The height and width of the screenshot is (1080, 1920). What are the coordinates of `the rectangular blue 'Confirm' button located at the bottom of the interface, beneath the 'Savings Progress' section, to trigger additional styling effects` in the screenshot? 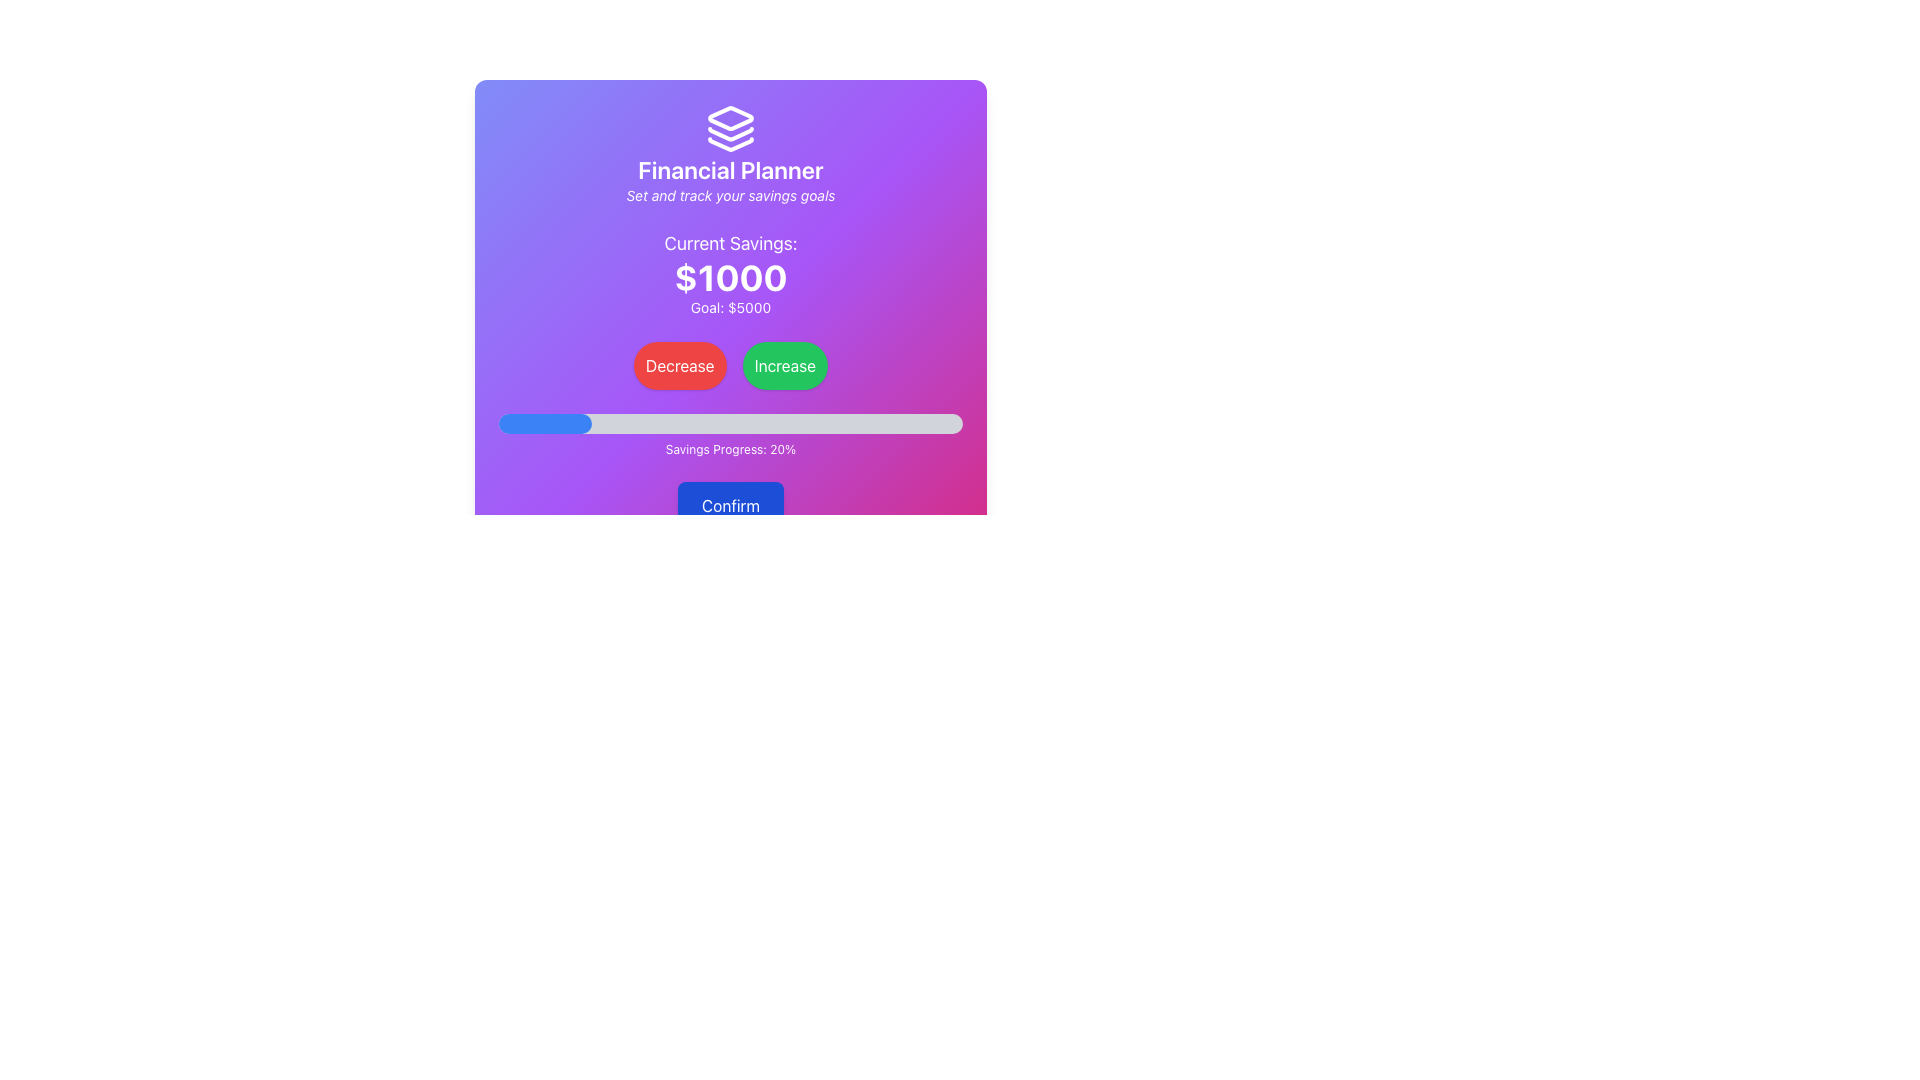 It's located at (729, 528).